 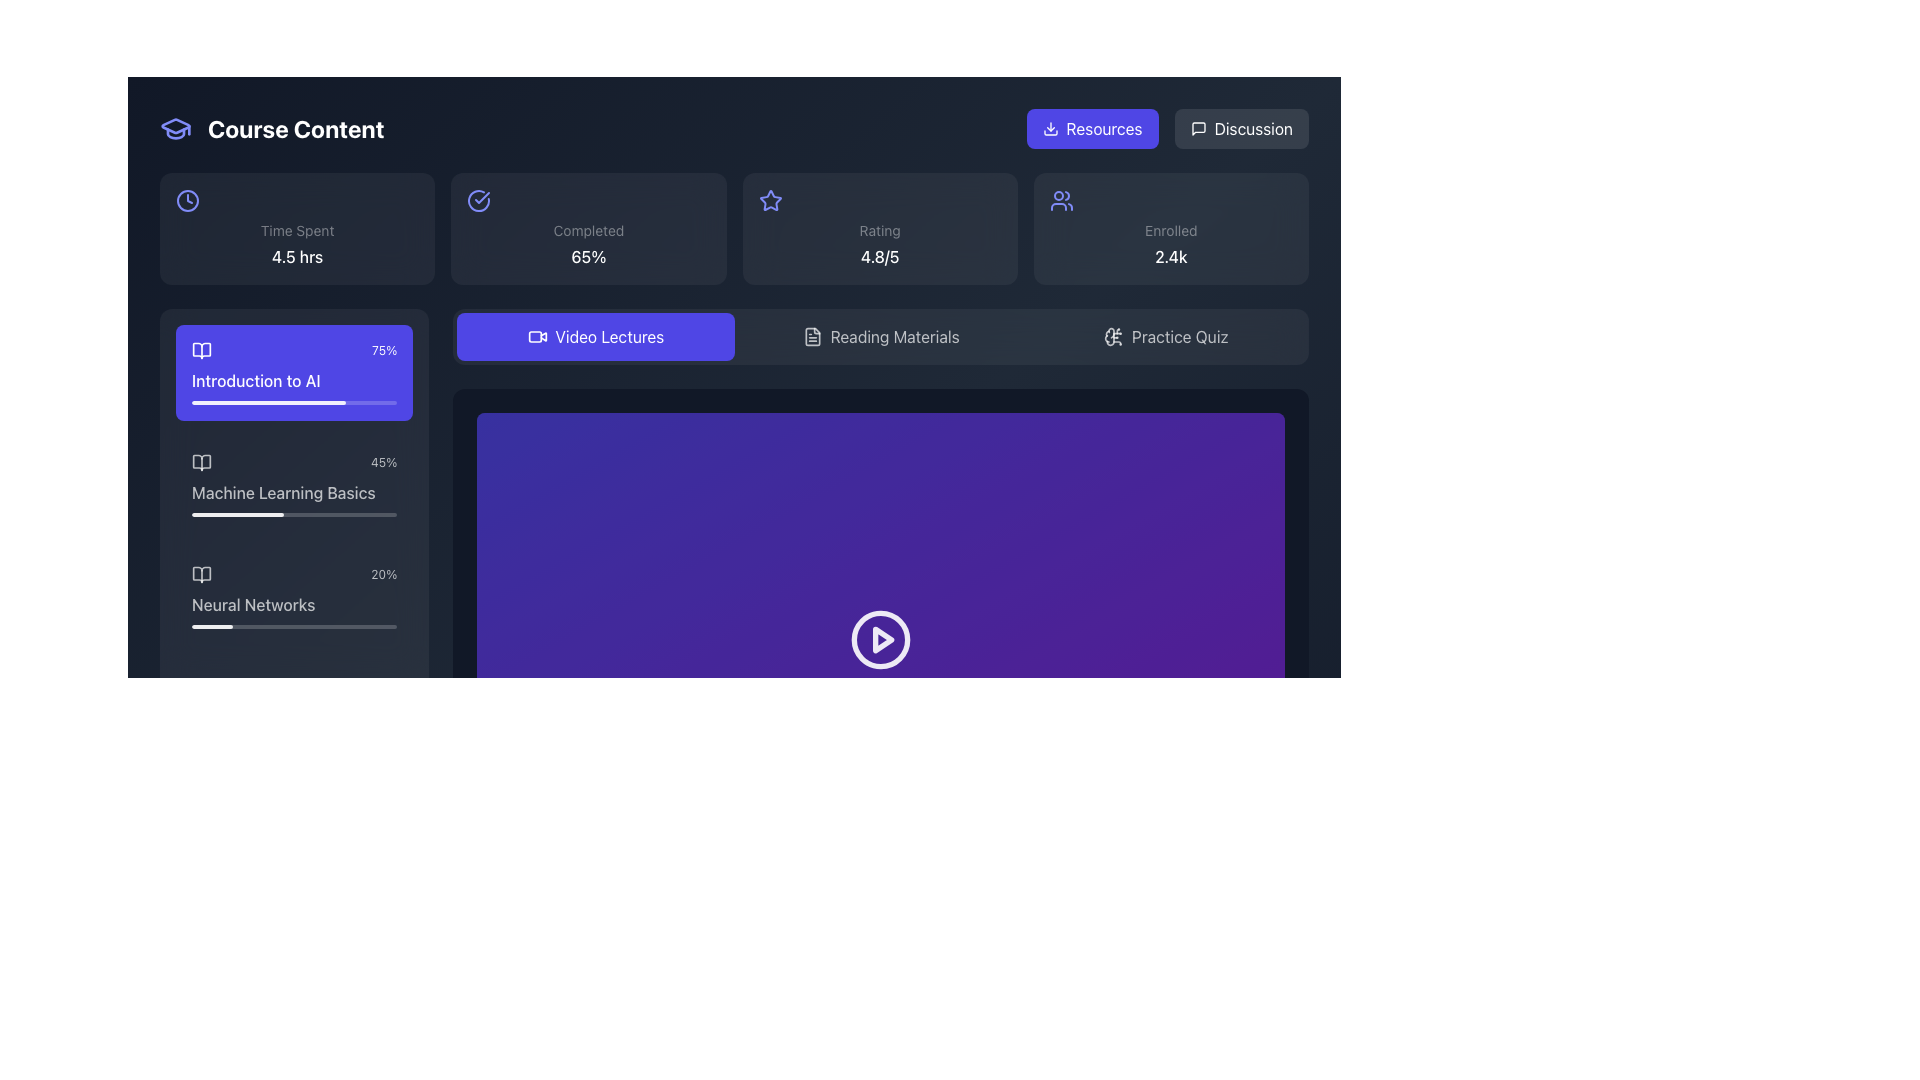 I want to click on the 'Neural Networks' learning module button located, so click(x=293, y=596).